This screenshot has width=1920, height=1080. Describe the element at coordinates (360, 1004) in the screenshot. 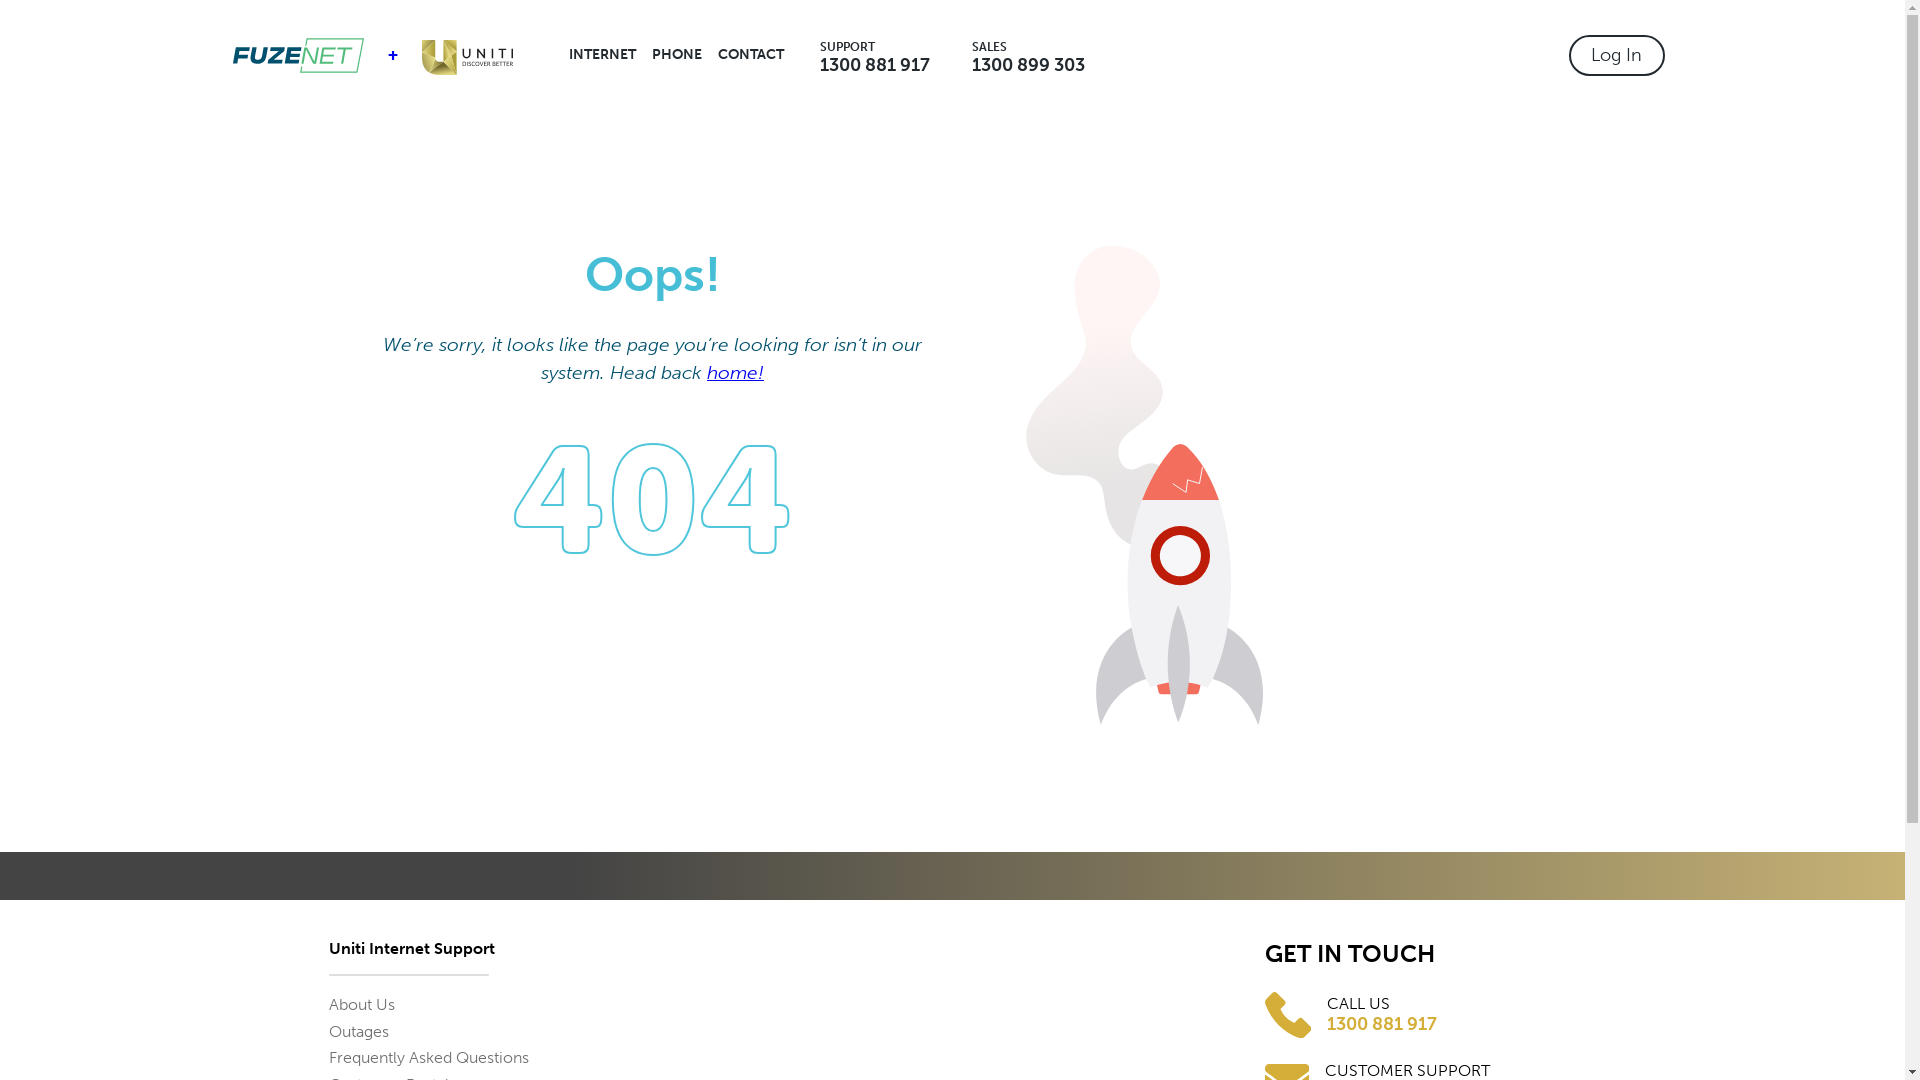

I see `'About Us'` at that location.